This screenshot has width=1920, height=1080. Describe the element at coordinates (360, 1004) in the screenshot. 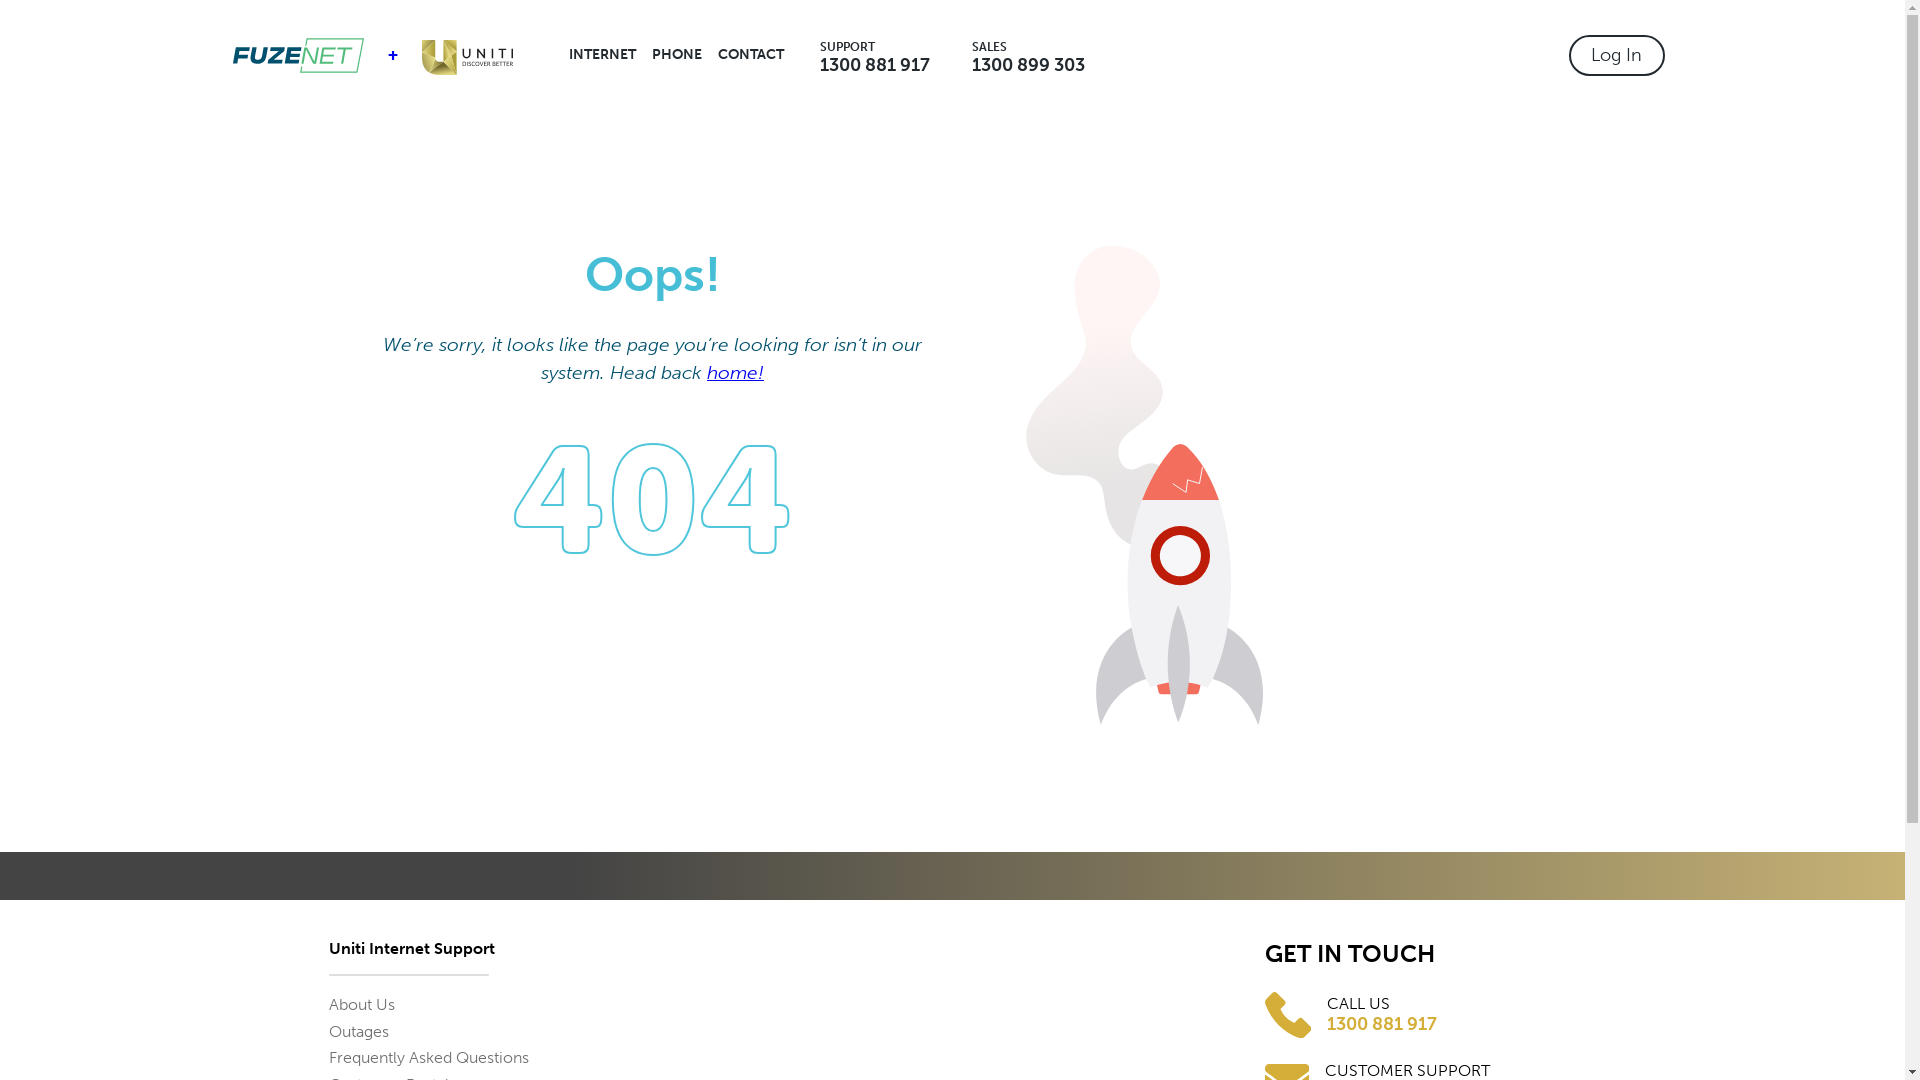

I see `'About Us'` at that location.